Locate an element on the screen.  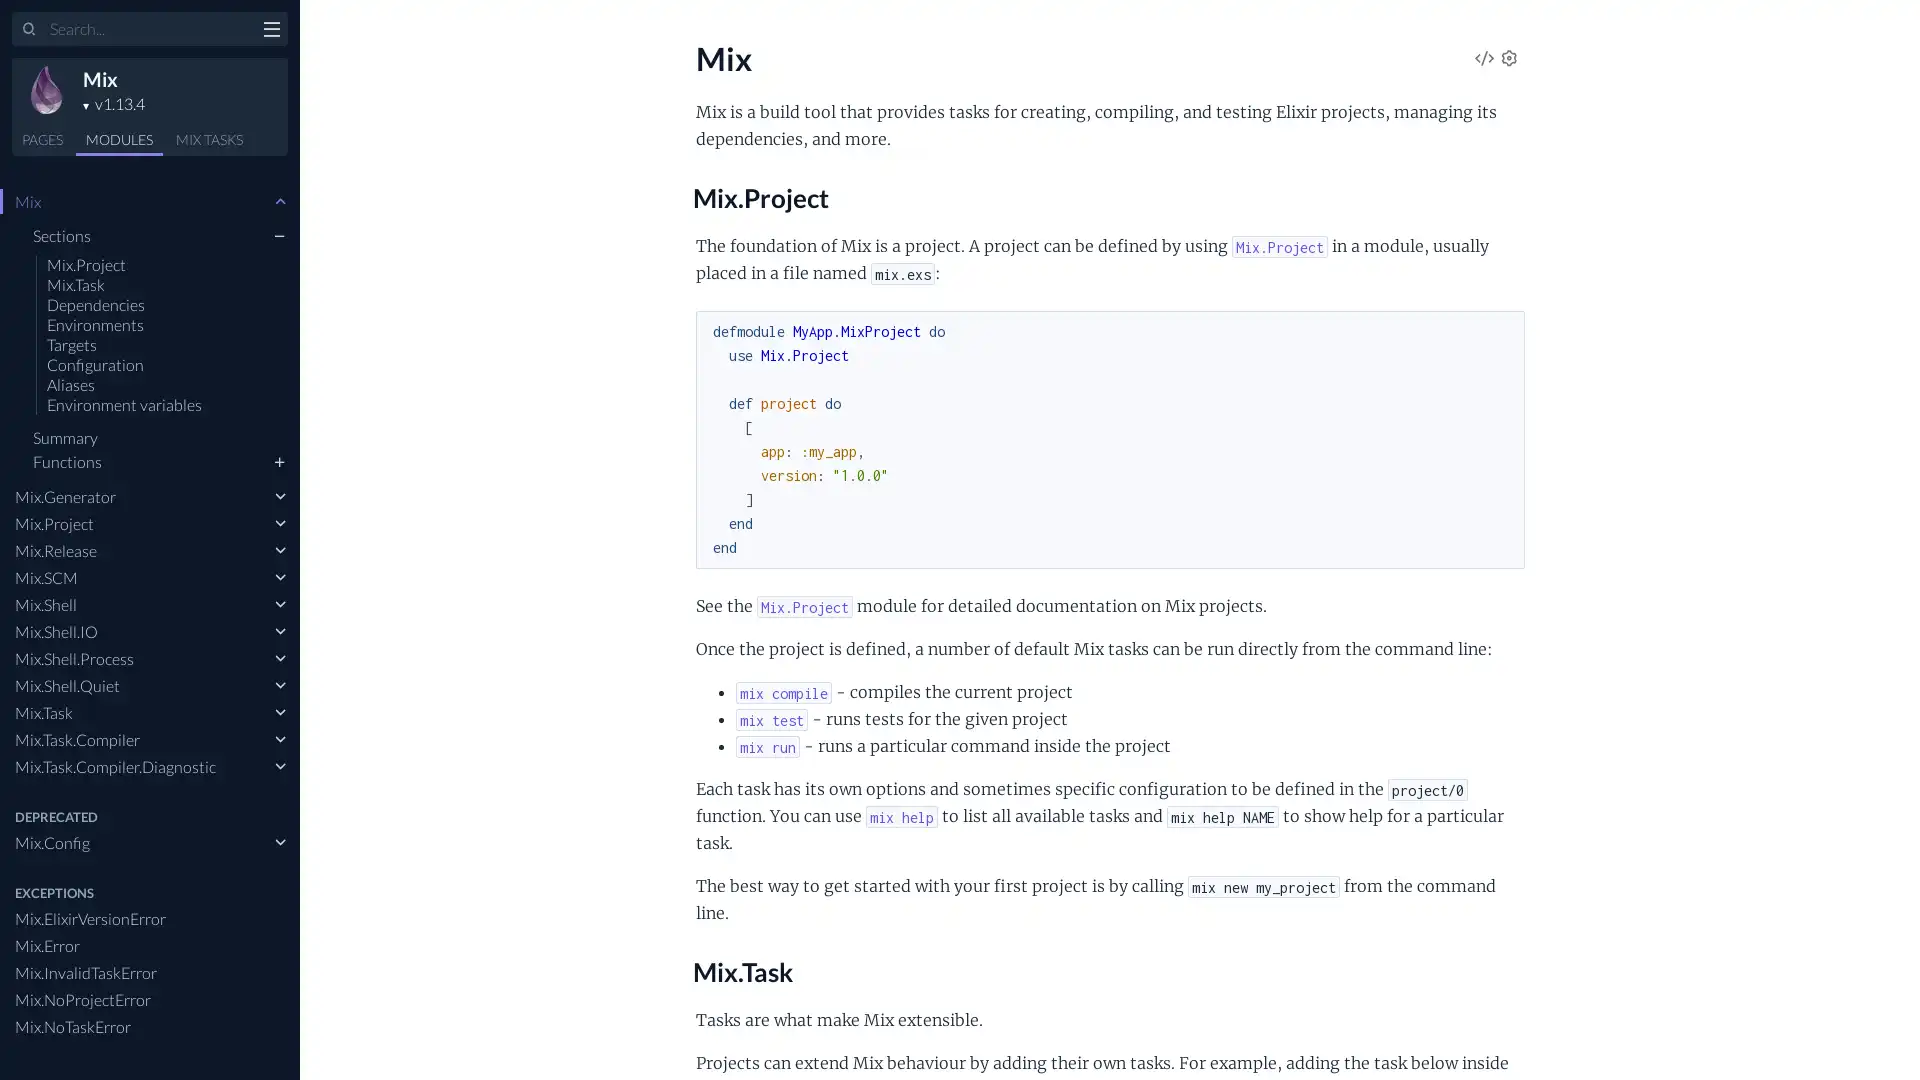
Settings is located at coordinates (1508, 59).